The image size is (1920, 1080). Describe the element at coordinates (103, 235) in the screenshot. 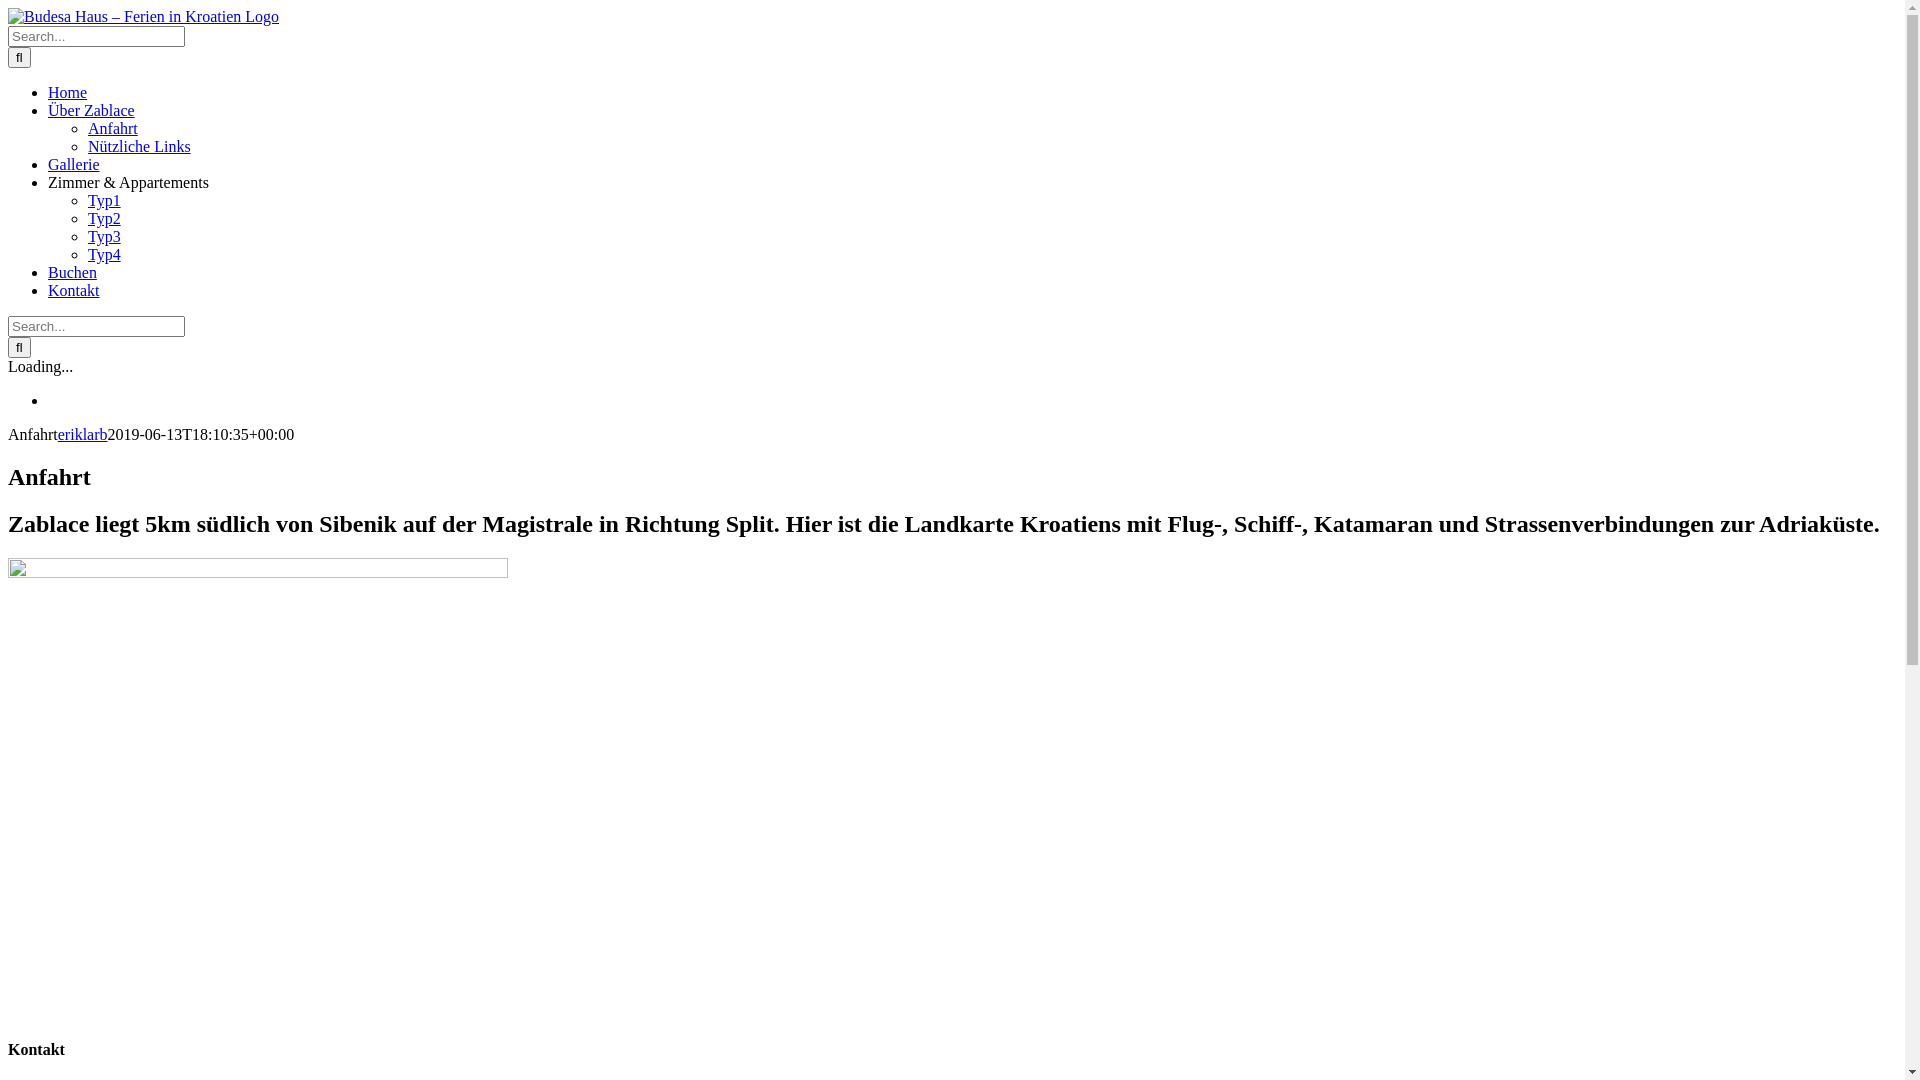

I see `'Typ3'` at that location.